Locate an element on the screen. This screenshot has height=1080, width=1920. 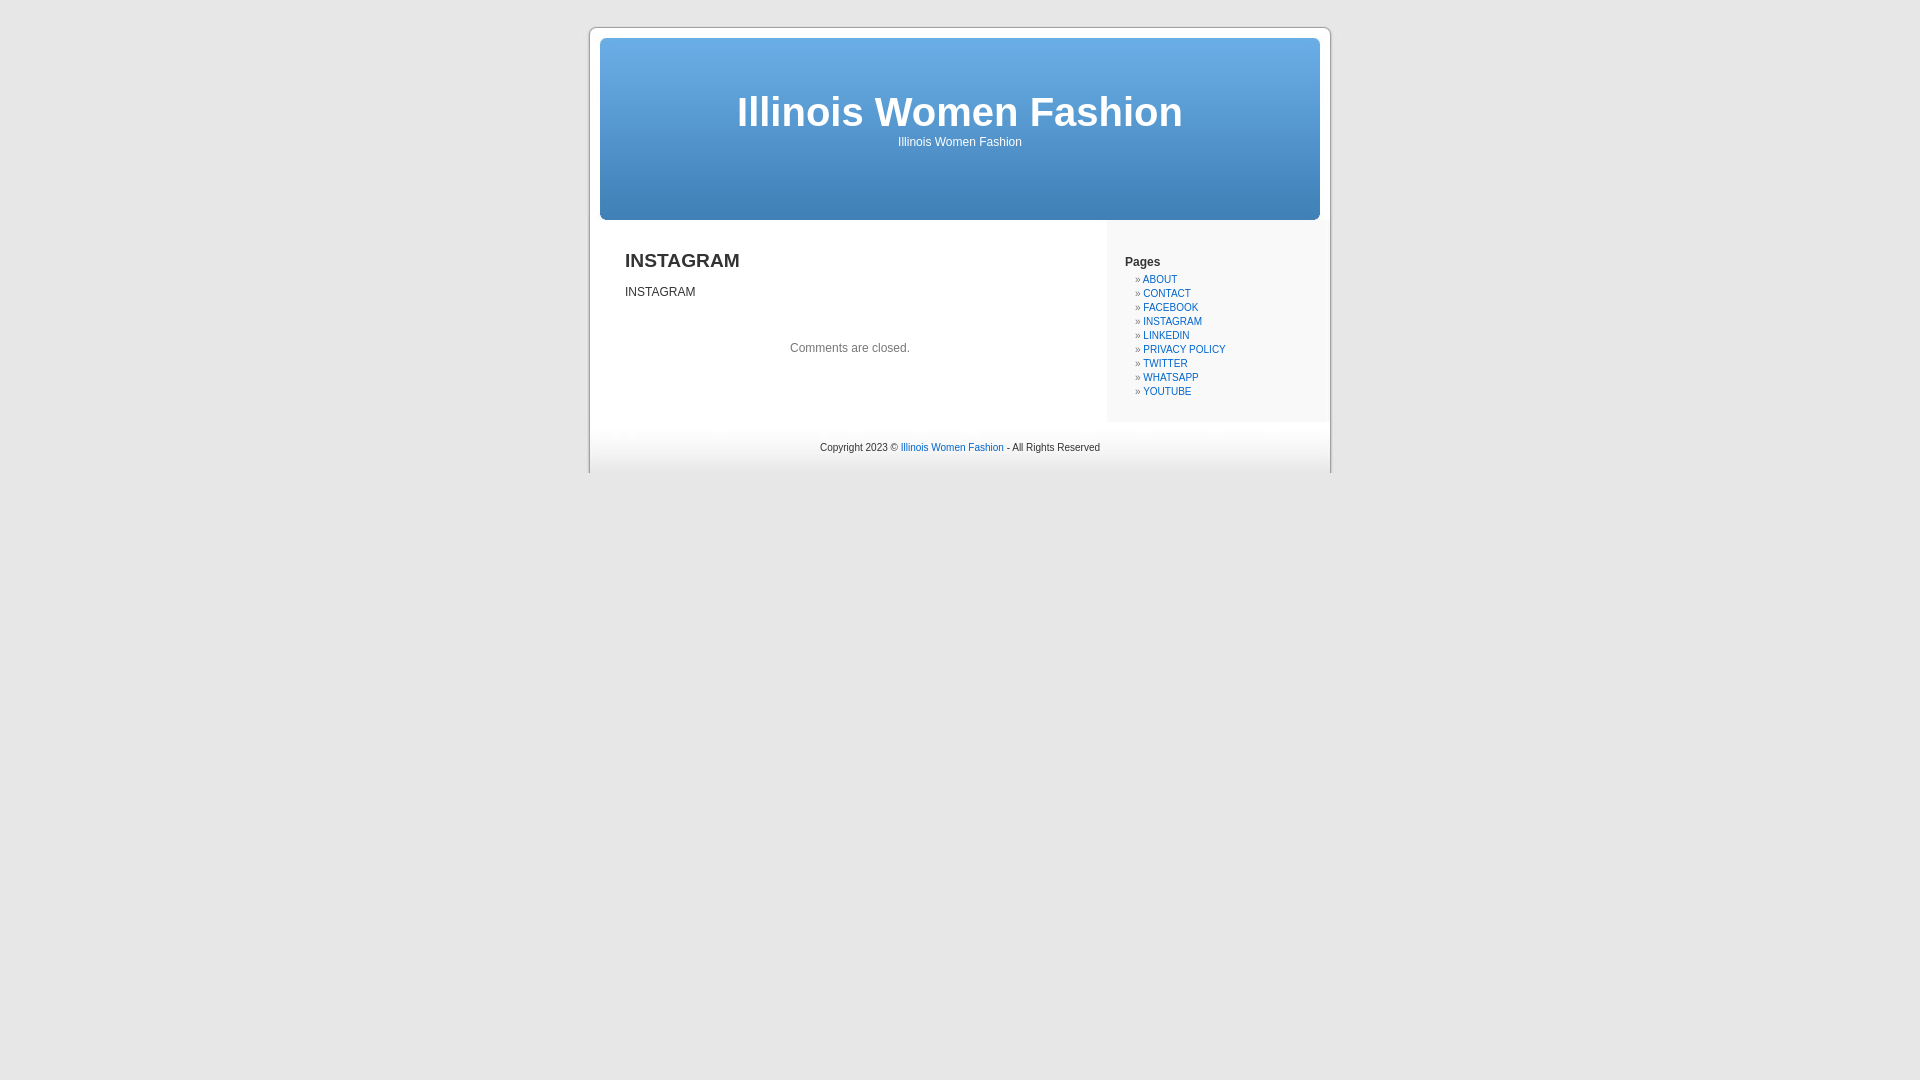
'CONTACT' is located at coordinates (1166, 293).